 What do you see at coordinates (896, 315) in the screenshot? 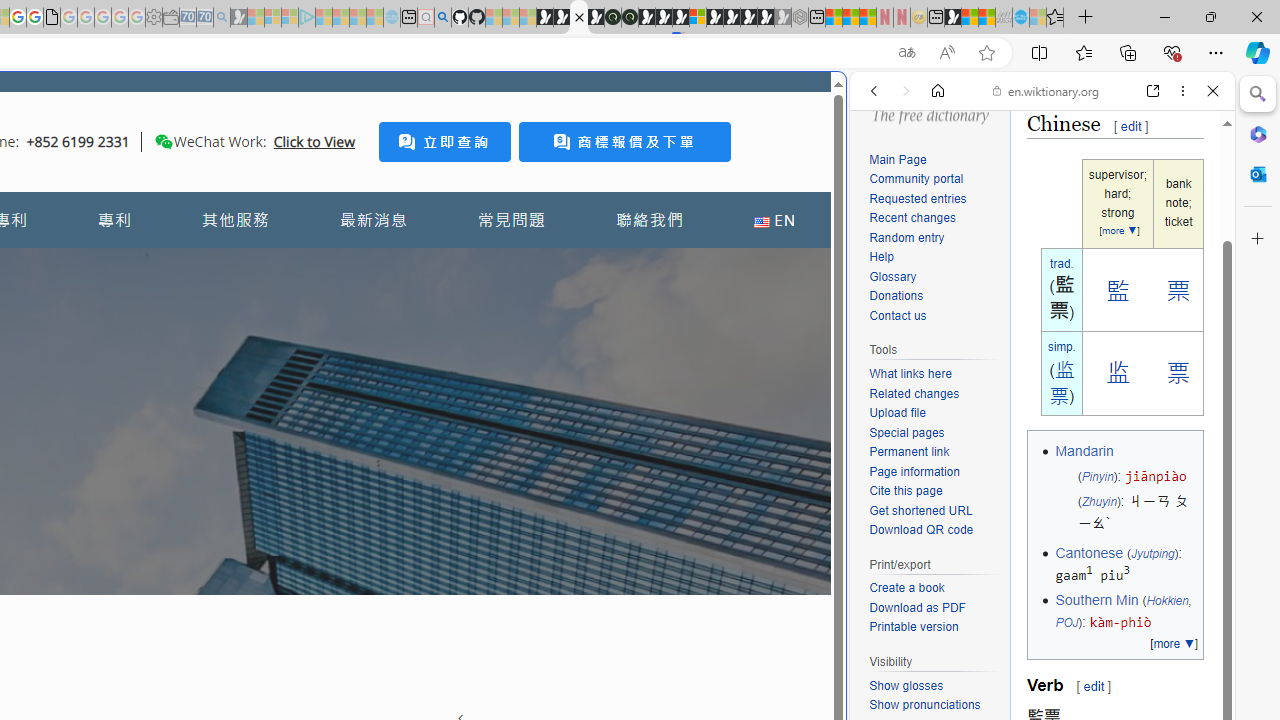
I see `'Contact us'` at bounding box center [896, 315].